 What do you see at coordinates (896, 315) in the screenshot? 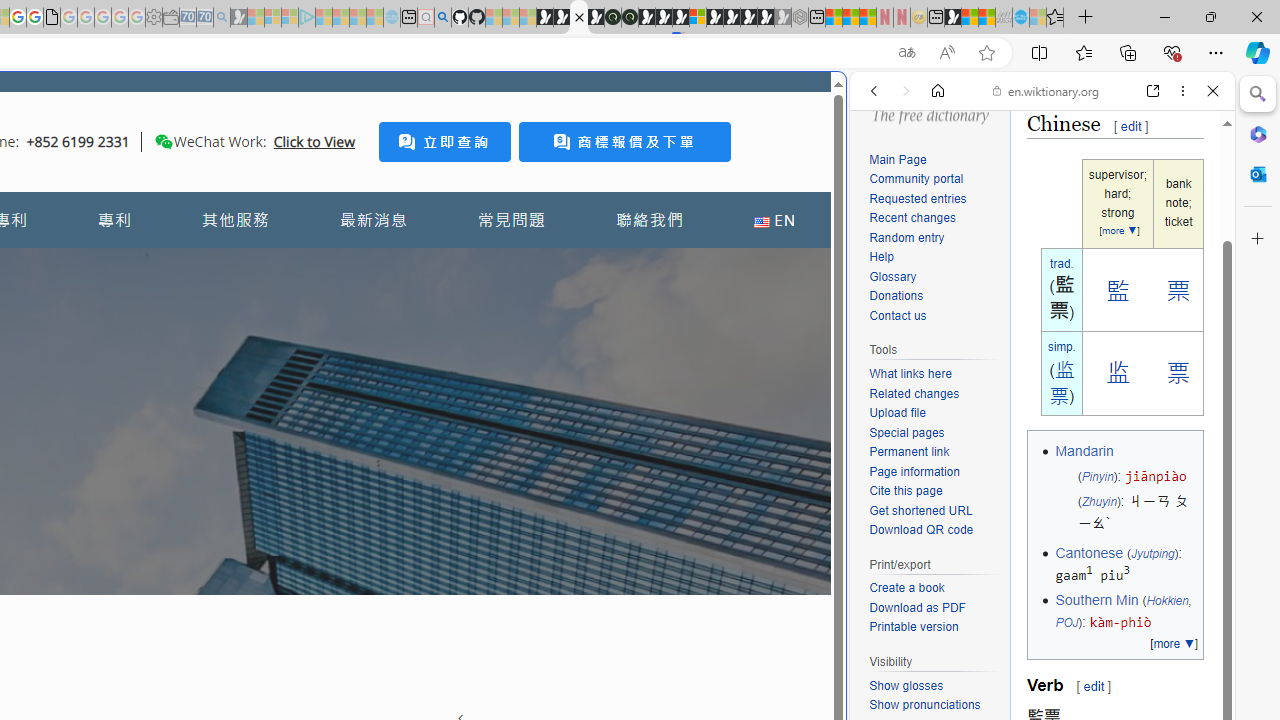
I see `'Contact us'` at bounding box center [896, 315].